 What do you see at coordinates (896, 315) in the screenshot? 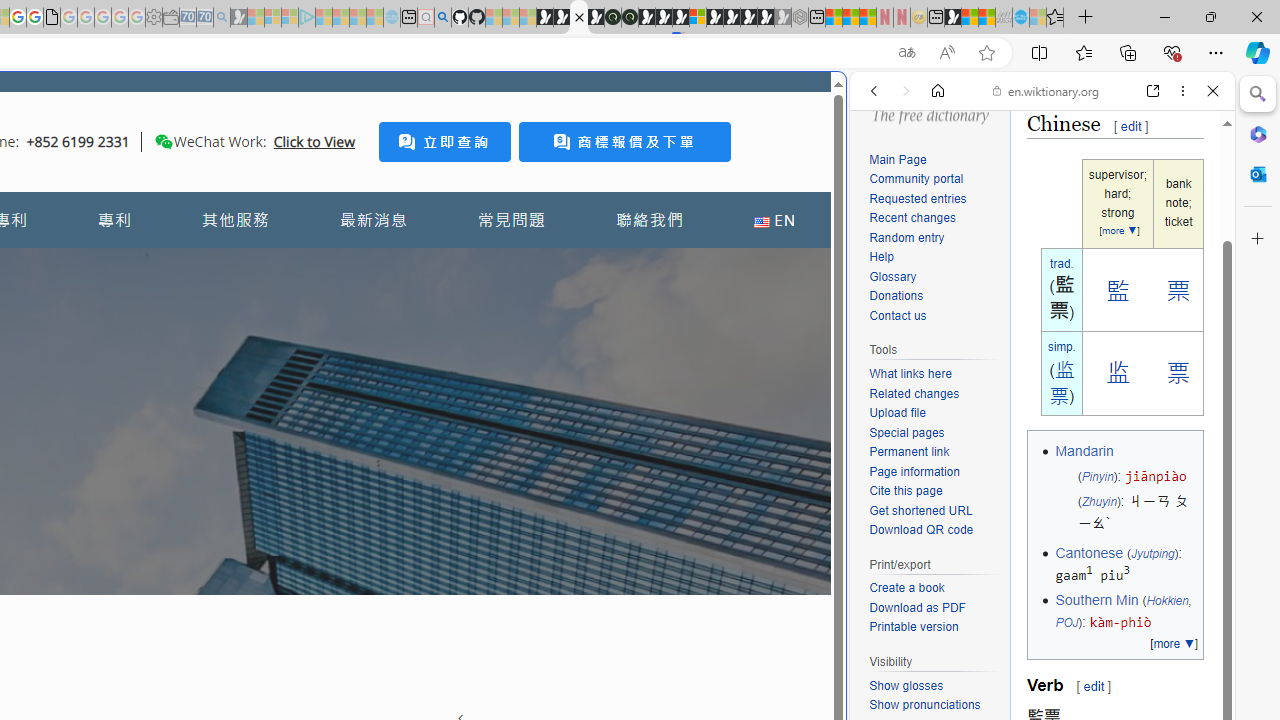
I see `'Contact us'` at bounding box center [896, 315].